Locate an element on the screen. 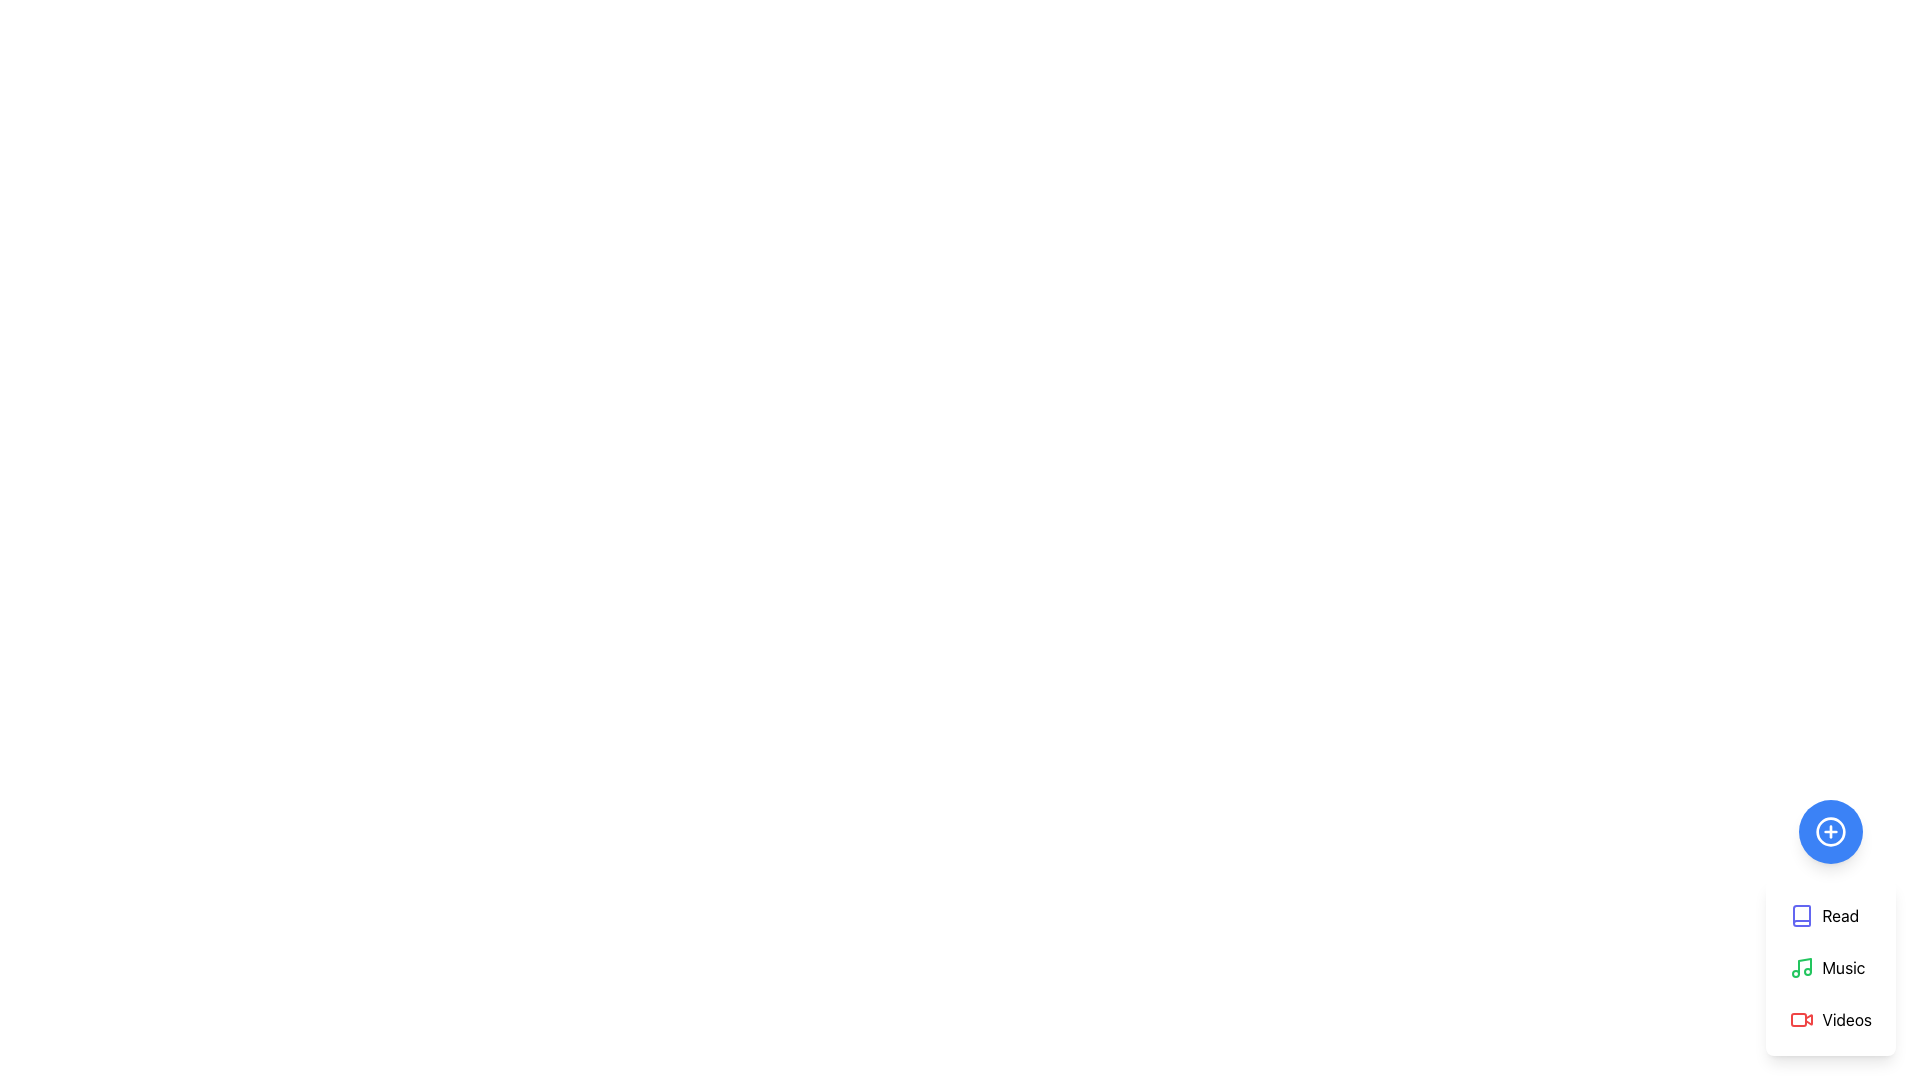  the vertical musical note graphic element that is part of the 'Music' icon, positioned between two circular elements is located at coordinates (1805, 965).